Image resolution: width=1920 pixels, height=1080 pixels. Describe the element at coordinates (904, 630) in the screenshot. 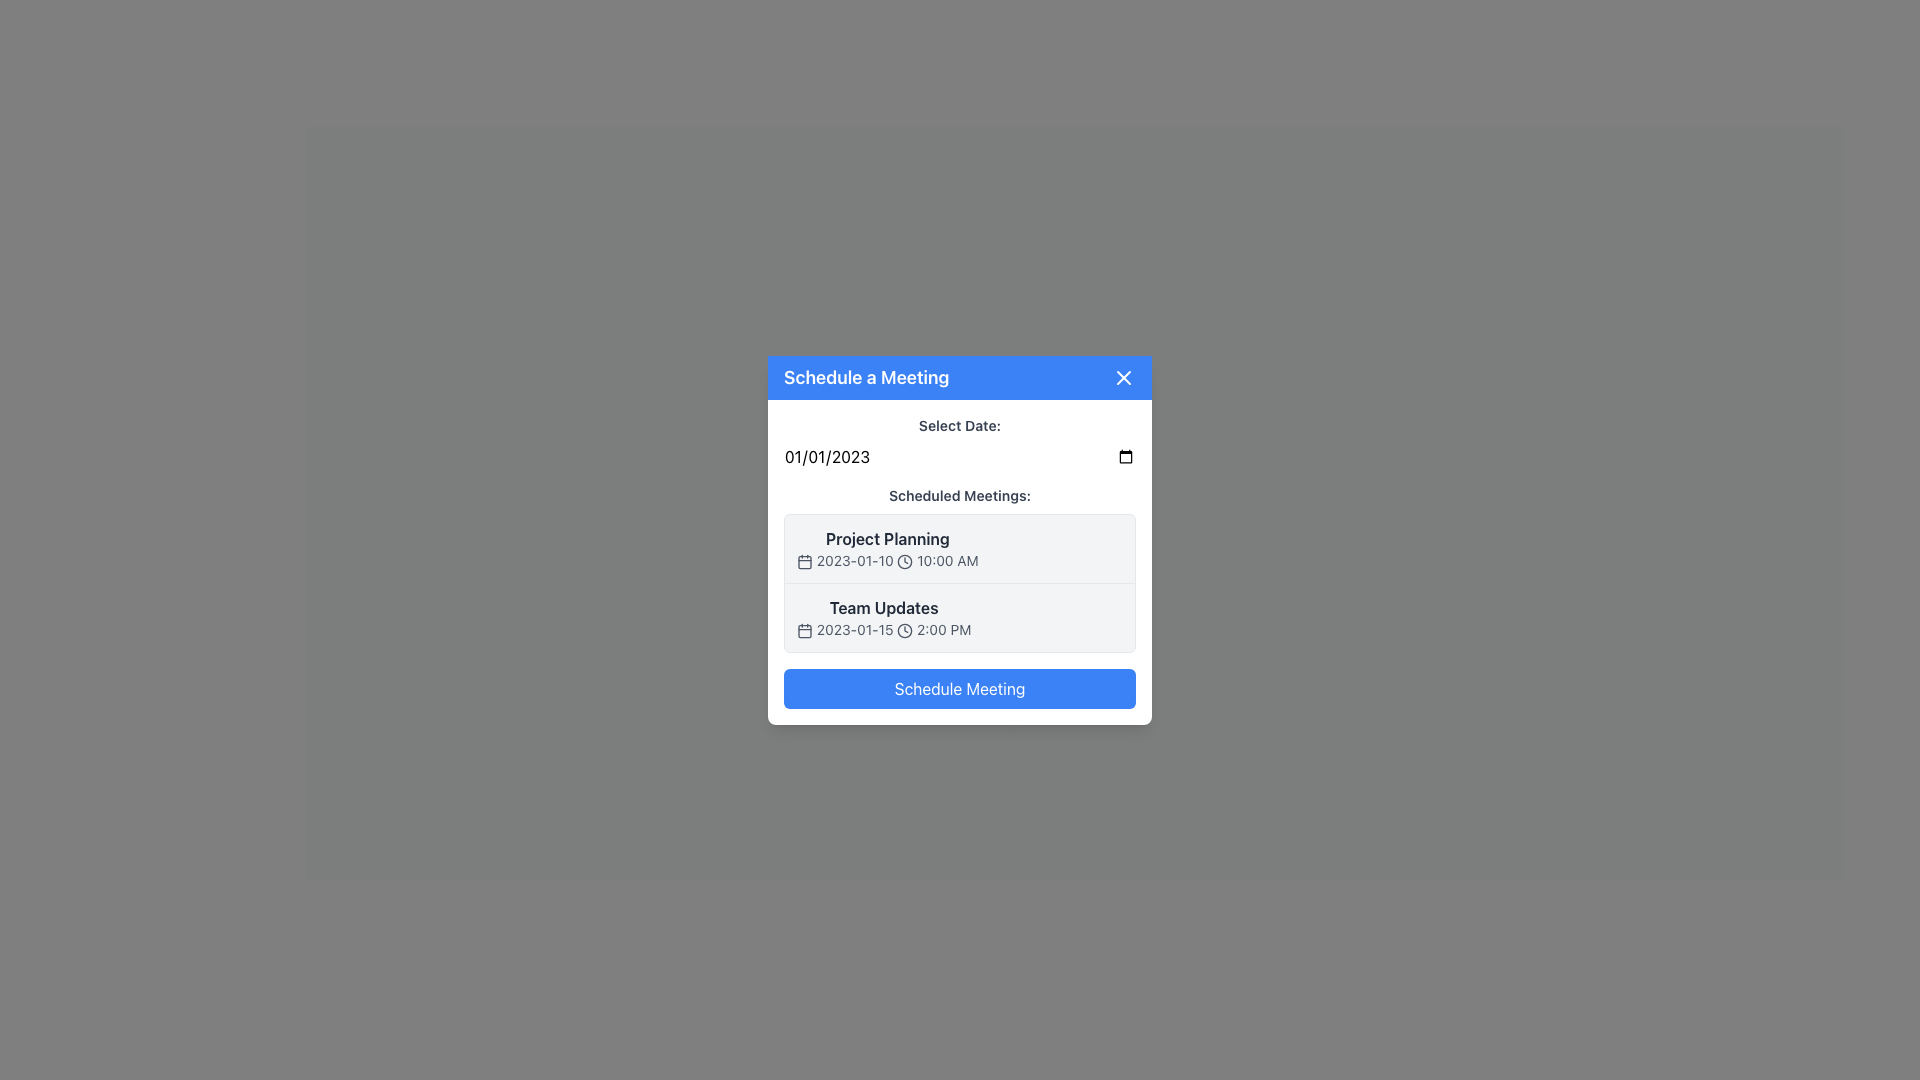

I see `the time indicator icon located slightly to the left of '2:00 PM' in the 'Team Updates' entry within the 'Scheduled Meetings' section of the 'Schedule a Meeting' modal` at that location.